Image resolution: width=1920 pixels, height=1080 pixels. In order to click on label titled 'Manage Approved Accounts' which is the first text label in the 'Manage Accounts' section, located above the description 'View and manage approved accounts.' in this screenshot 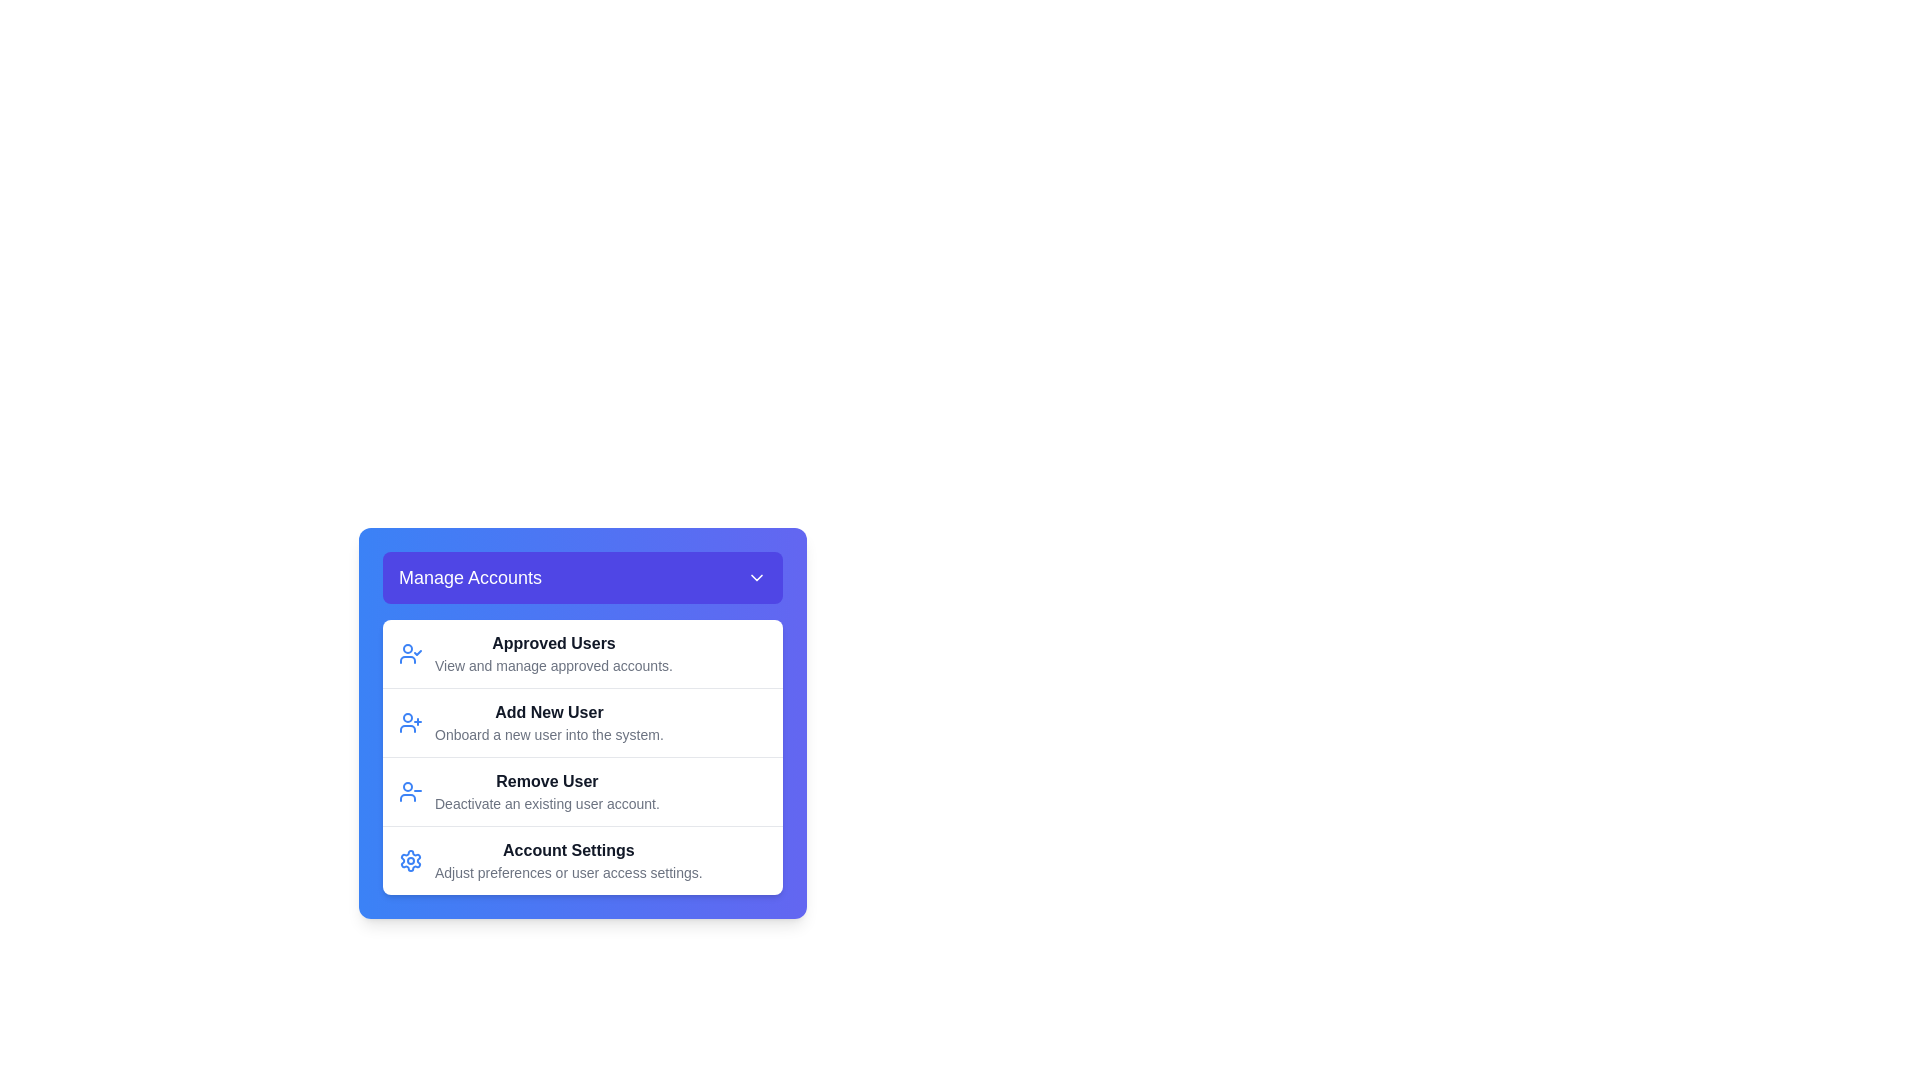, I will do `click(553, 644)`.